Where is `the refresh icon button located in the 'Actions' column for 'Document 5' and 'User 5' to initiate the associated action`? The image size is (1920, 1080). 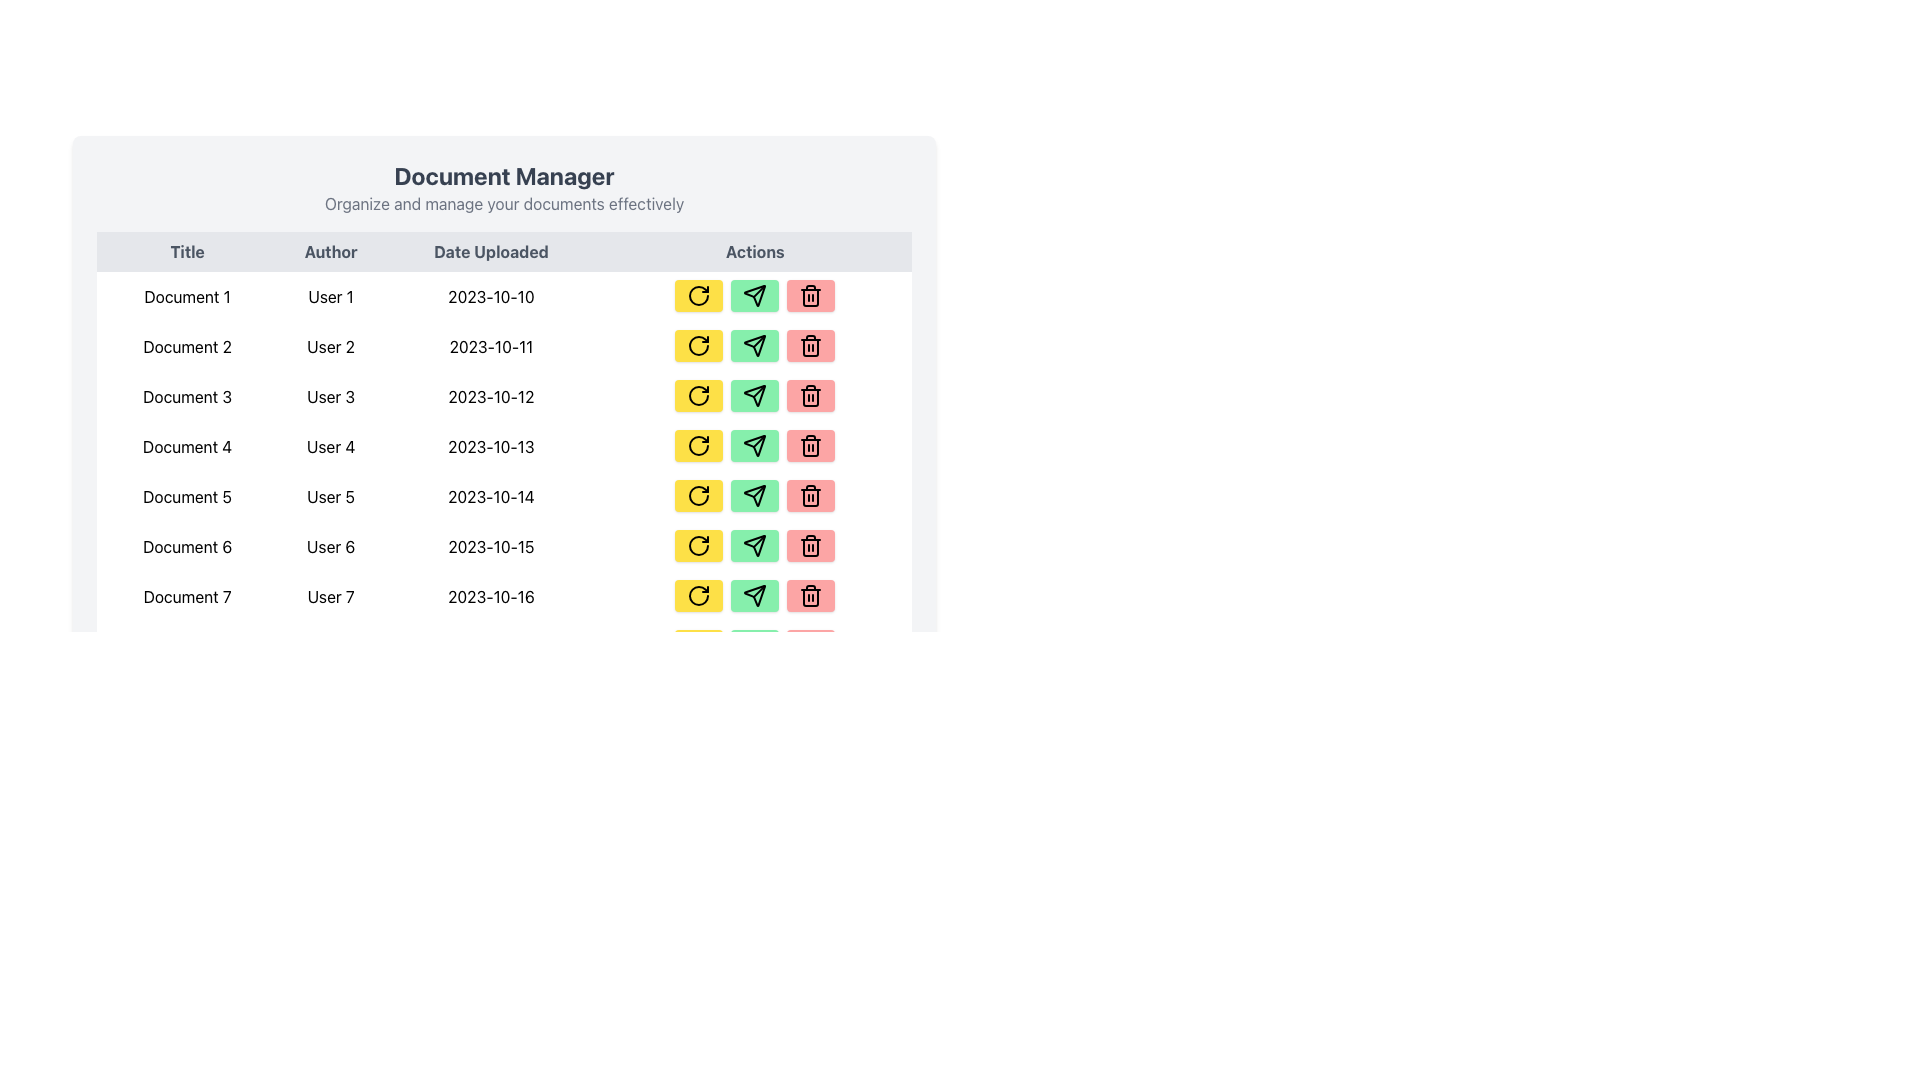 the refresh icon button located in the 'Actions' column for 'Document 5' and 'User 5' to initiate the associated action is located at coordinates (699, 495).